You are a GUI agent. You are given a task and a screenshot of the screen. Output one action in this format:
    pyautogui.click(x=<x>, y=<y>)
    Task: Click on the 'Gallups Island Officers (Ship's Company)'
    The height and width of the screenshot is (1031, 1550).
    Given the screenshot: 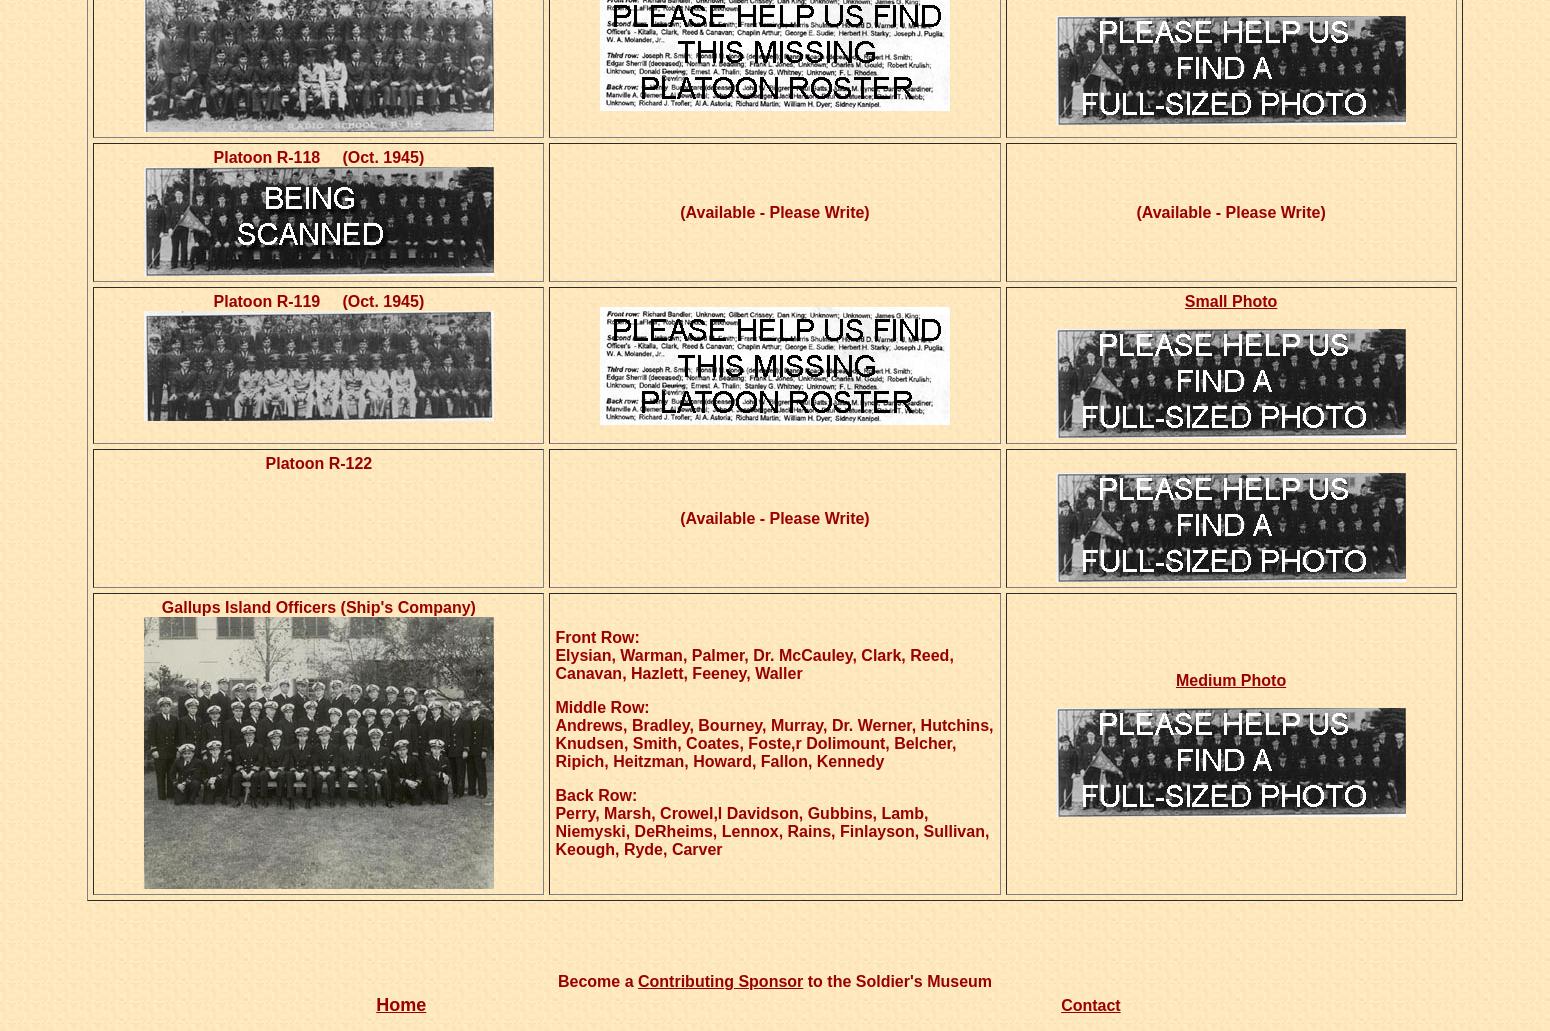 What is the action you would take?
    pyautogui.click(x=317, y=606)
    